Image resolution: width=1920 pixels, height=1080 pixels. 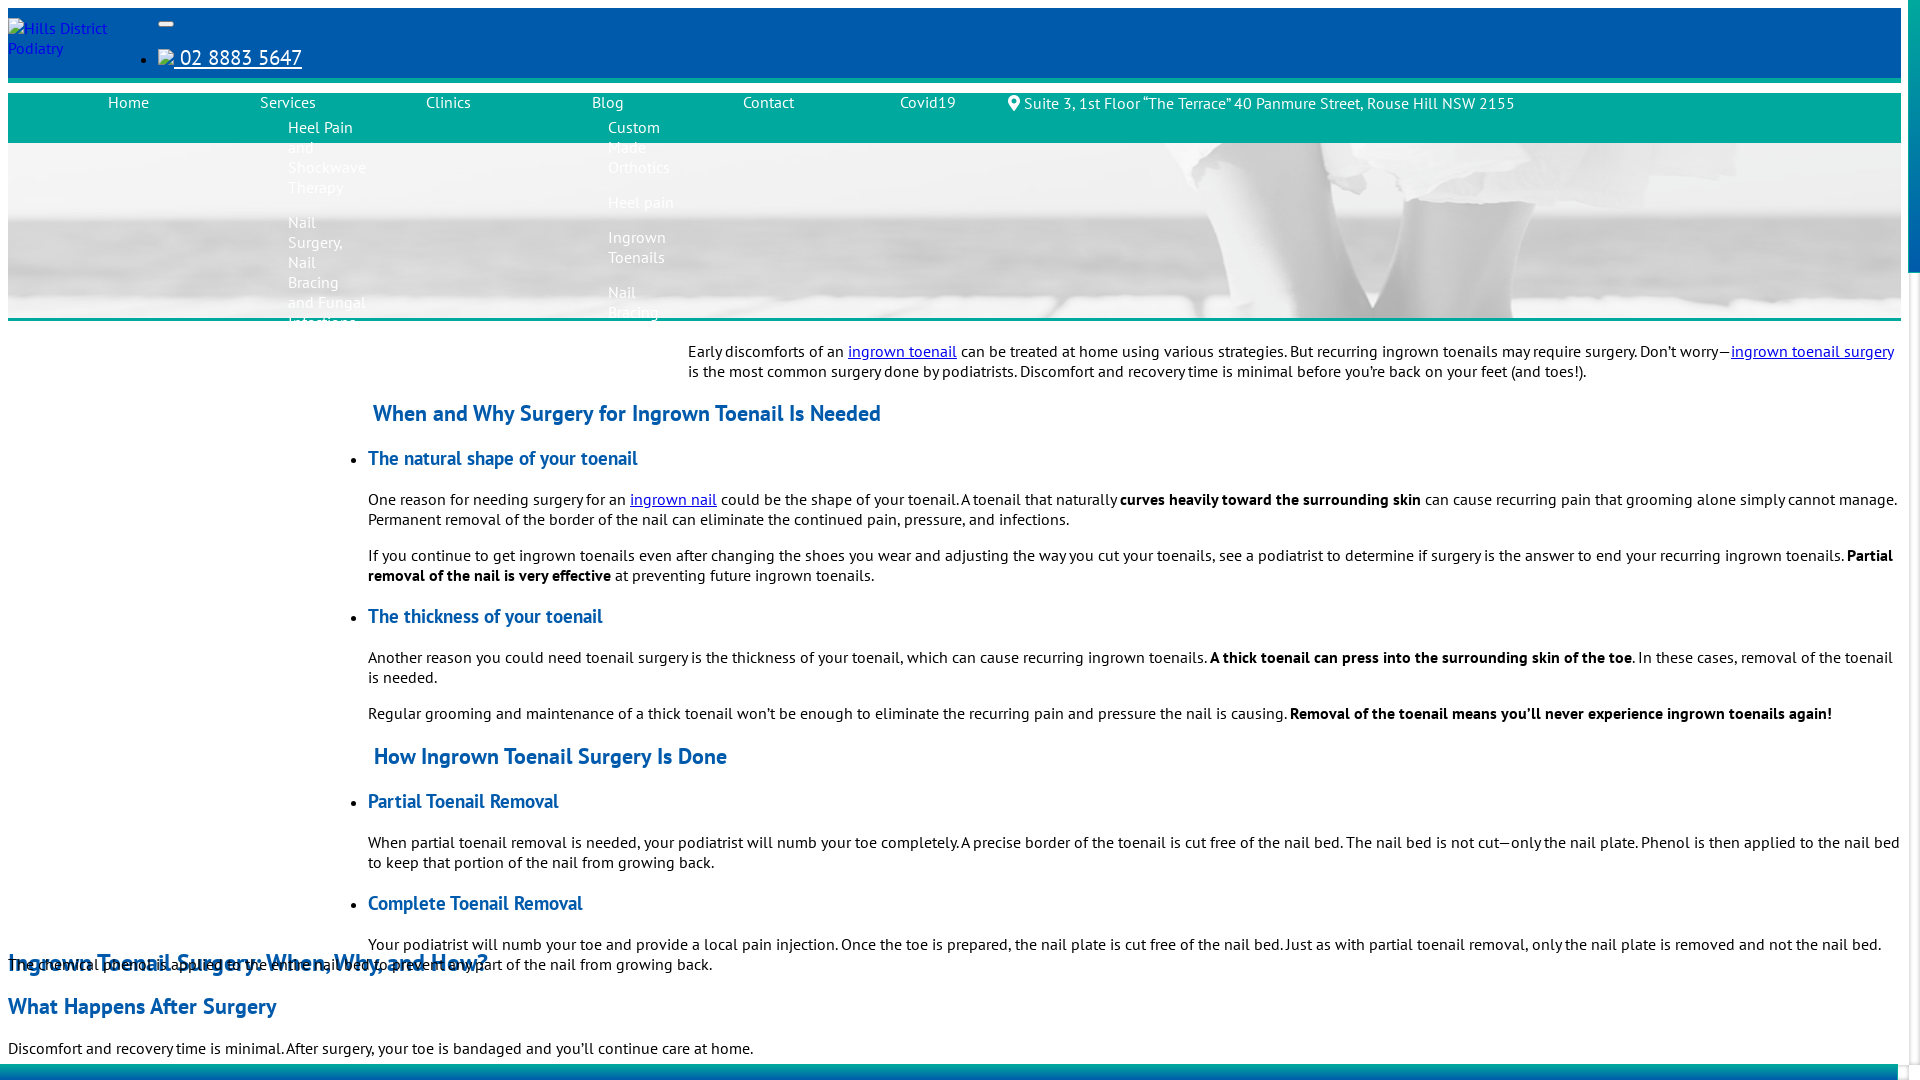 What do you see at coordinates (287, 156) in the screenshot?
I see `'Heel Pain and Shockwave Therapy'` at bounding box center [287, 156].